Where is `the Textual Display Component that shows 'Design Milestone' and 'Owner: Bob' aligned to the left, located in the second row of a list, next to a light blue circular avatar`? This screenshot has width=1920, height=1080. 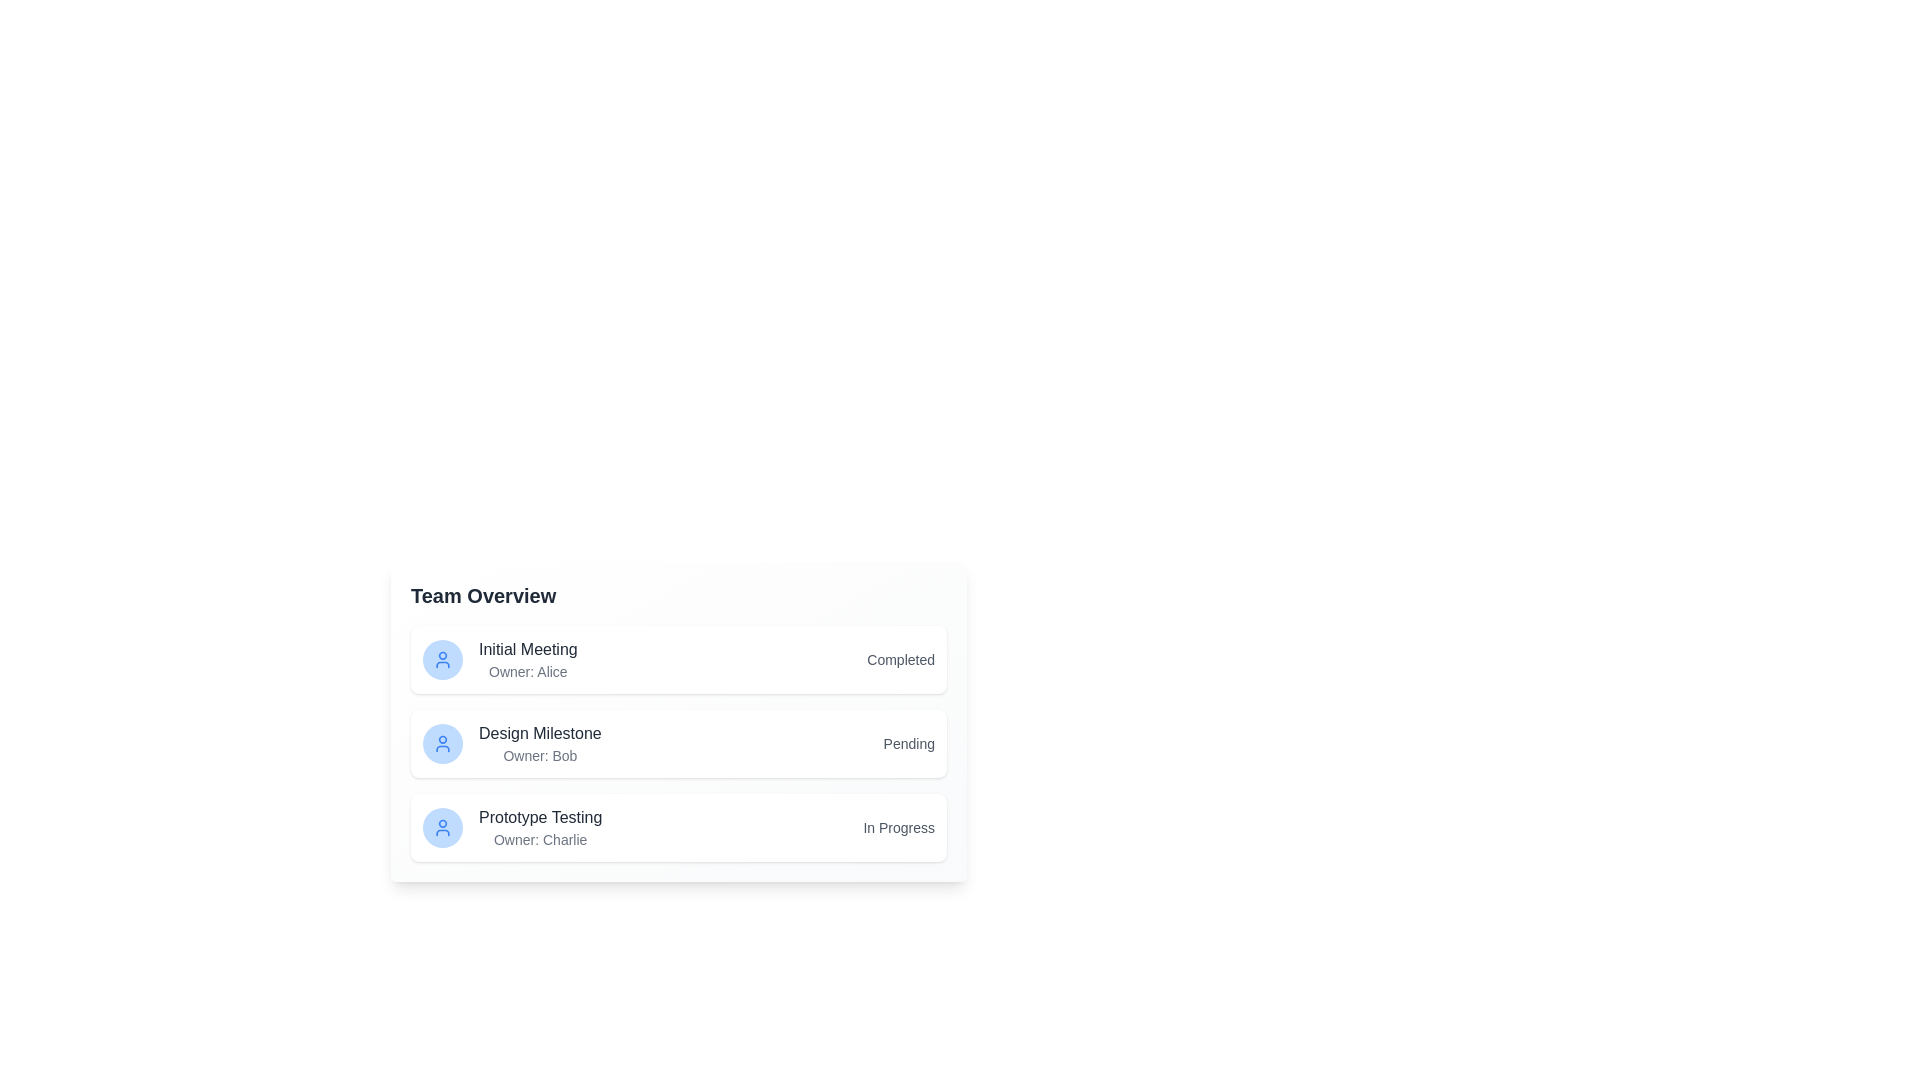 the Textual Display Component that shows 'Design Milestone' and 'Owner: Bob' aligned to the left, located in the second row of a list, next to a light blue circular avatar is located at coordinates (540, 744).